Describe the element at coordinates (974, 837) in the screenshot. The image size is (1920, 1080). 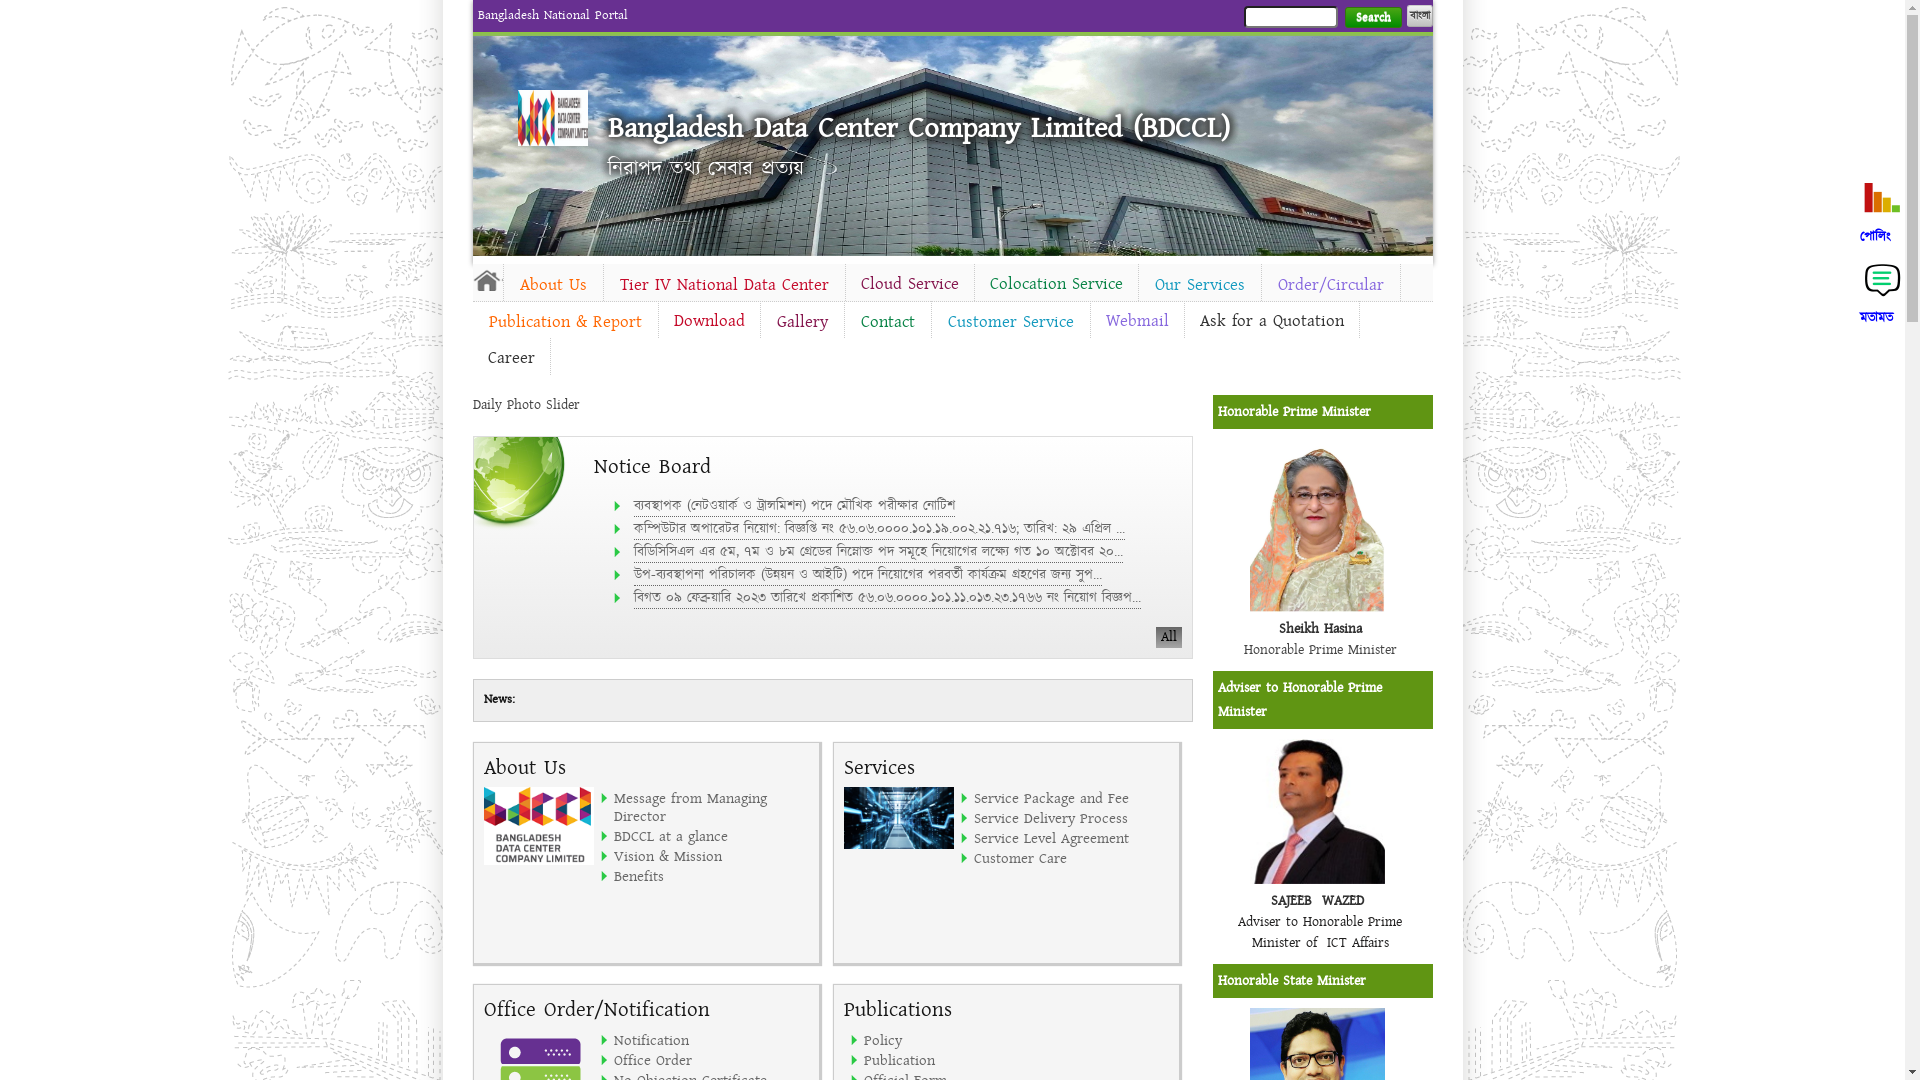
I see `'Service Level Agreement'` at that location.